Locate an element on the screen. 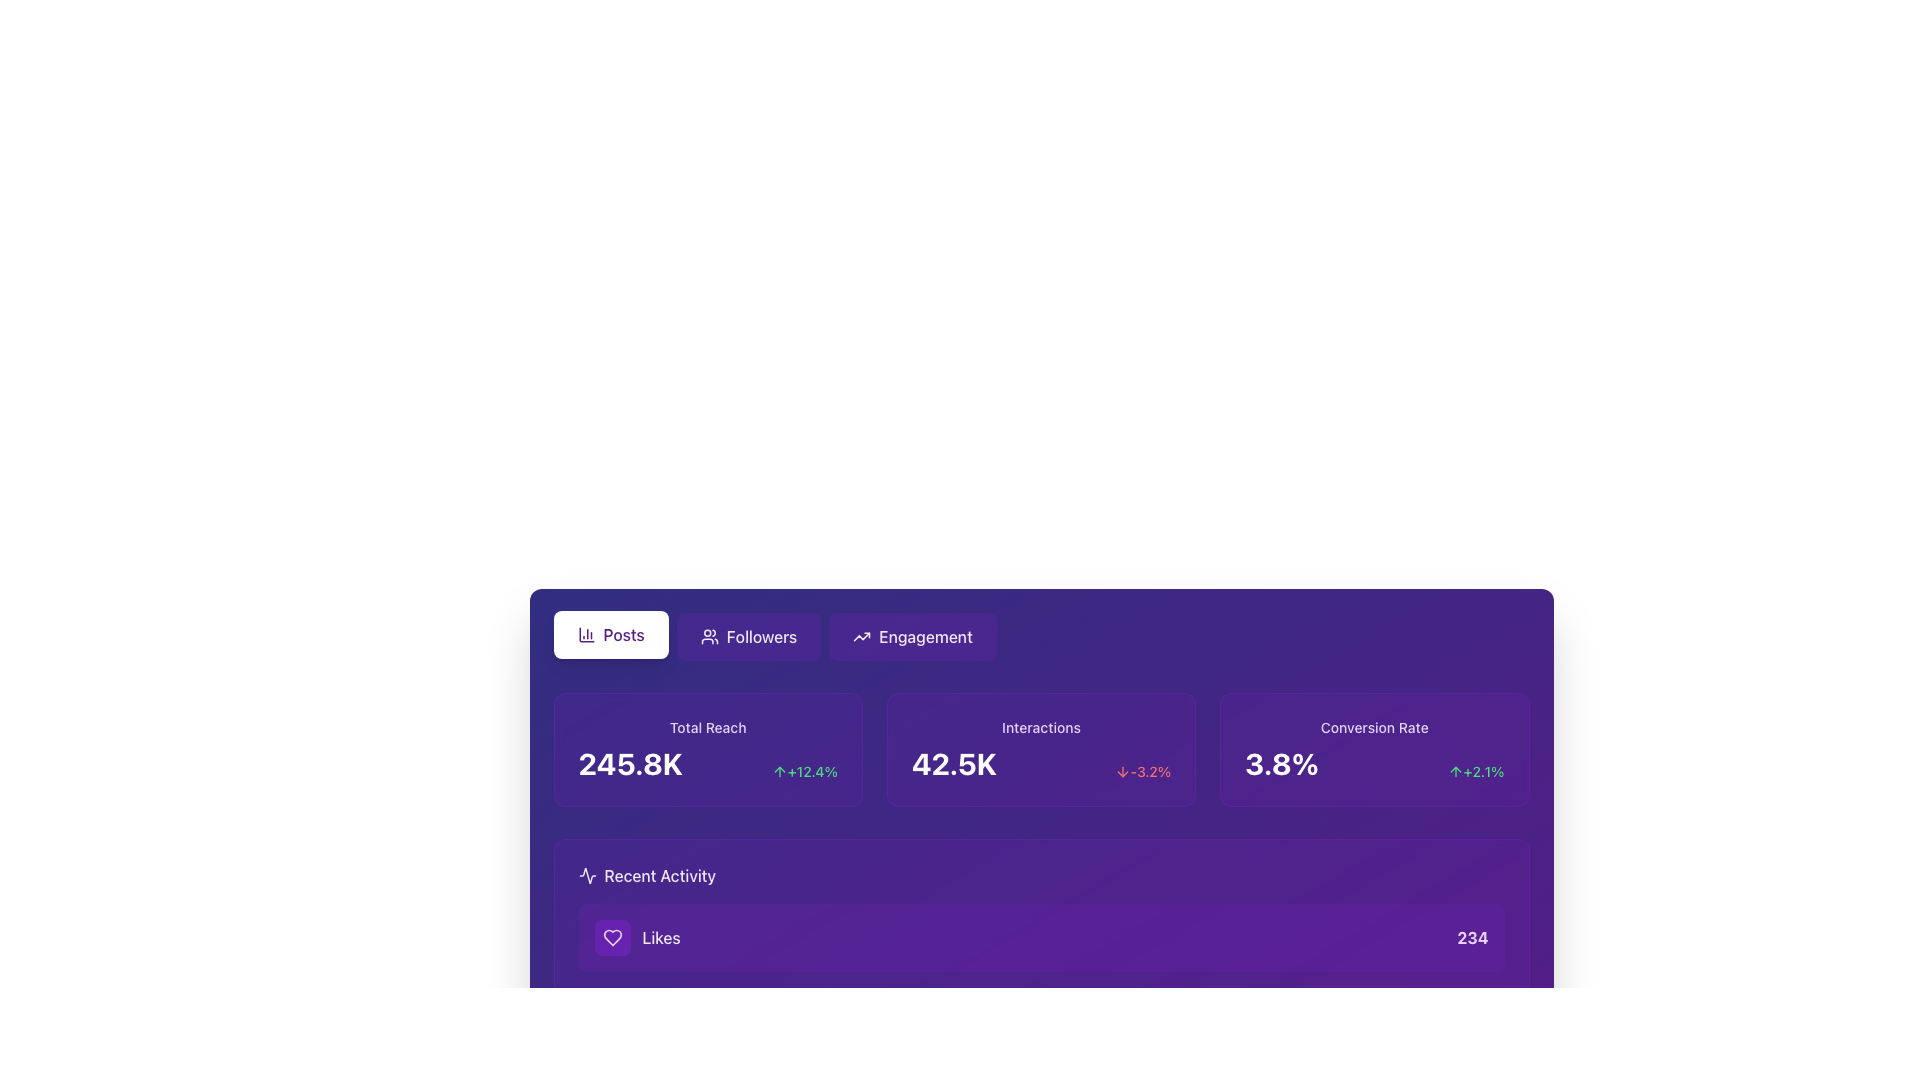 Image resolution: width=1920 pixels, height=1080 pixels. the 'Conversion Rate' metric display card located in the rightmost column of the grid, which shows the current percentage and a growth indicator is located at coordinates (1373, 749).